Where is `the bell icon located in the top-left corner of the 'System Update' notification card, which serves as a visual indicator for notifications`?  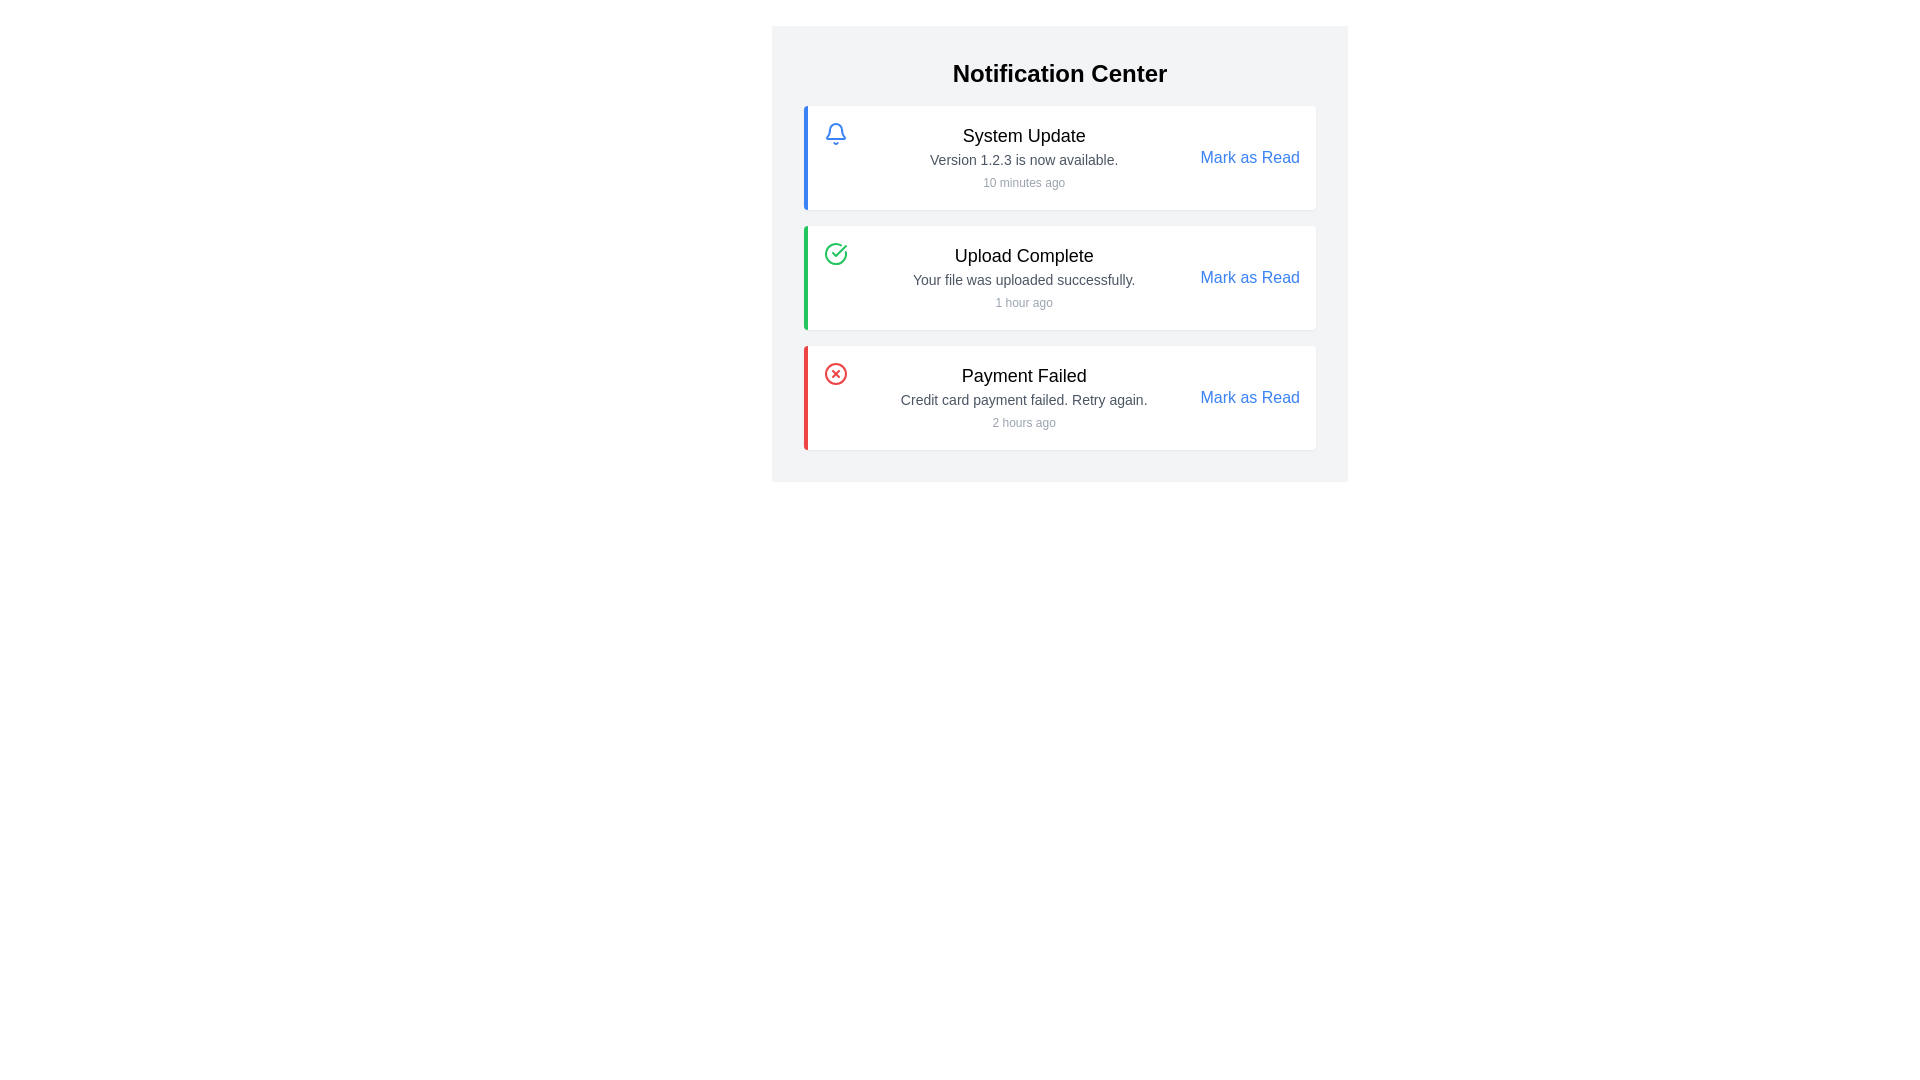
the bell icon located in the top-left corner of the 'System Update' notification card, which serves as a visual indicator for notifications is located at coordinates (835, 134).